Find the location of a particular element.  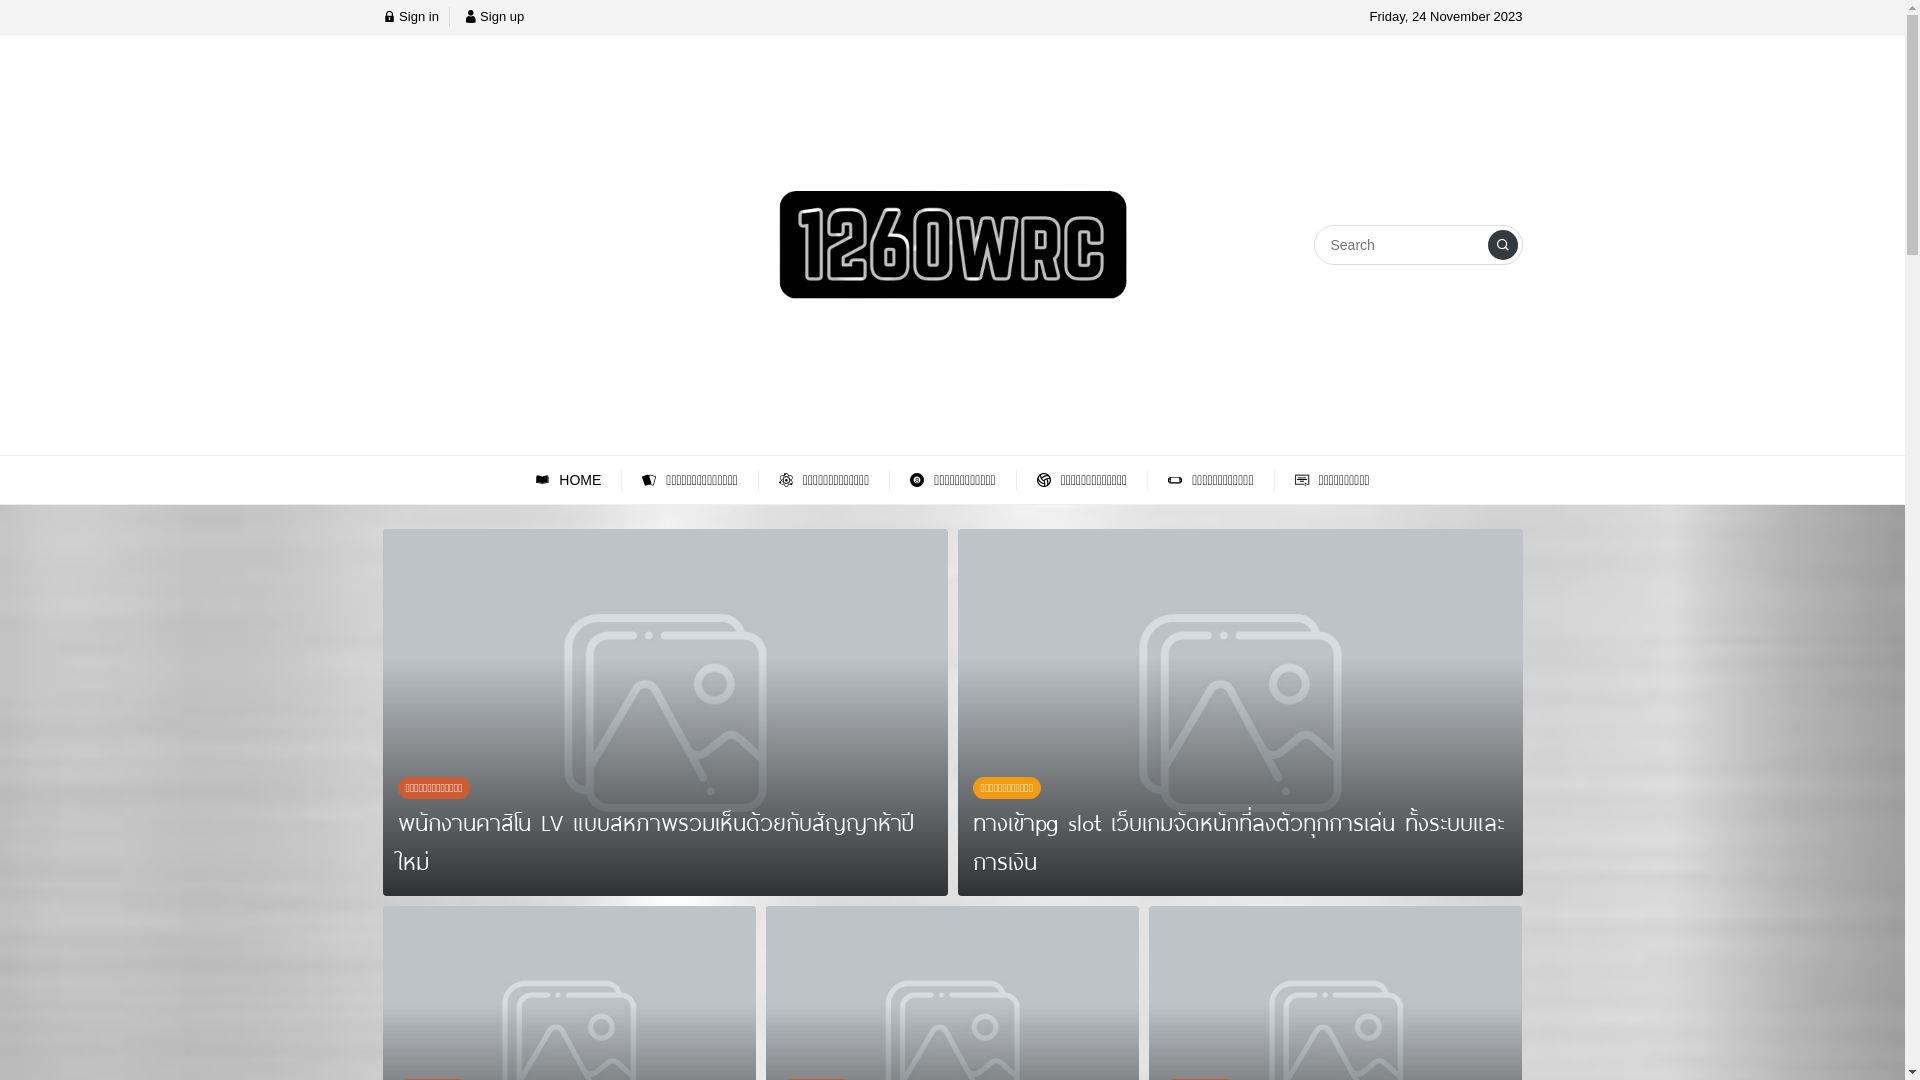

'Sign in' is located at coordinates (408, 16).